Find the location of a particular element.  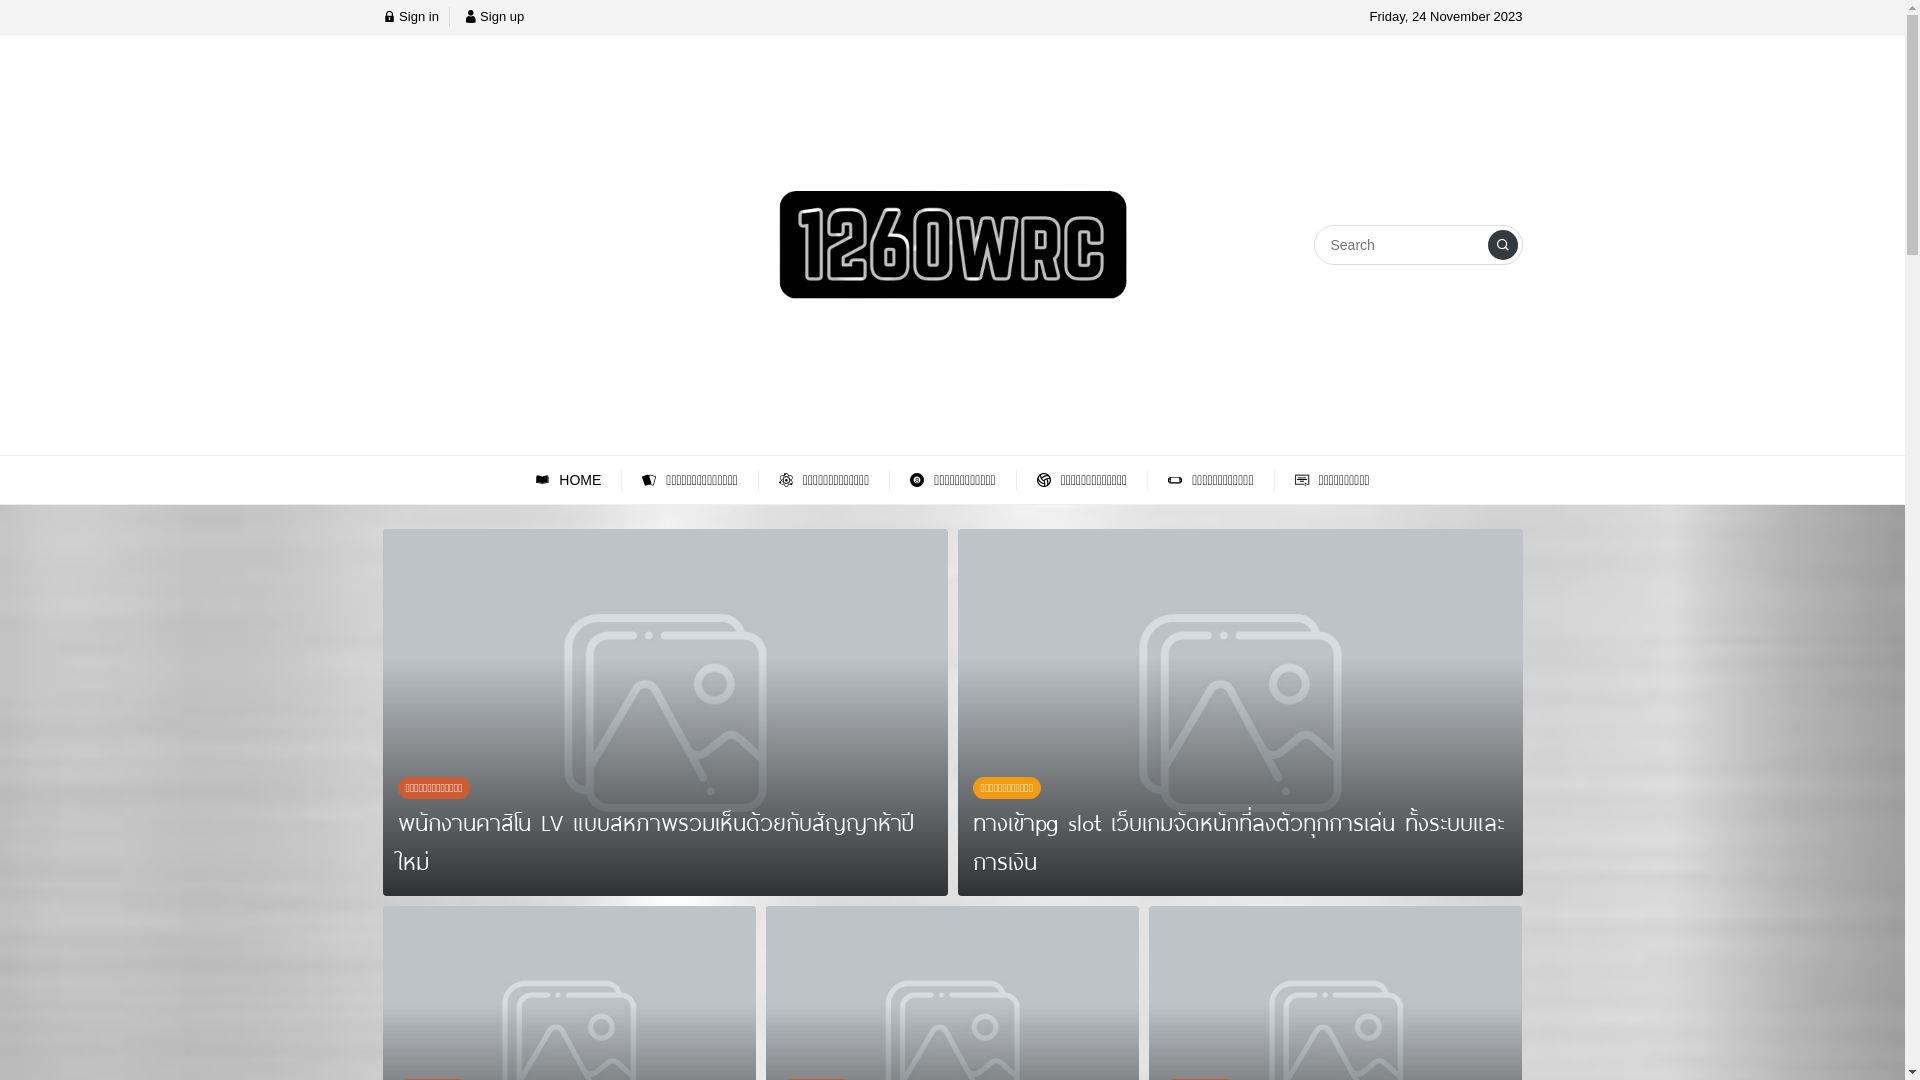

'Sign in' is located at coordinates (408, 16).